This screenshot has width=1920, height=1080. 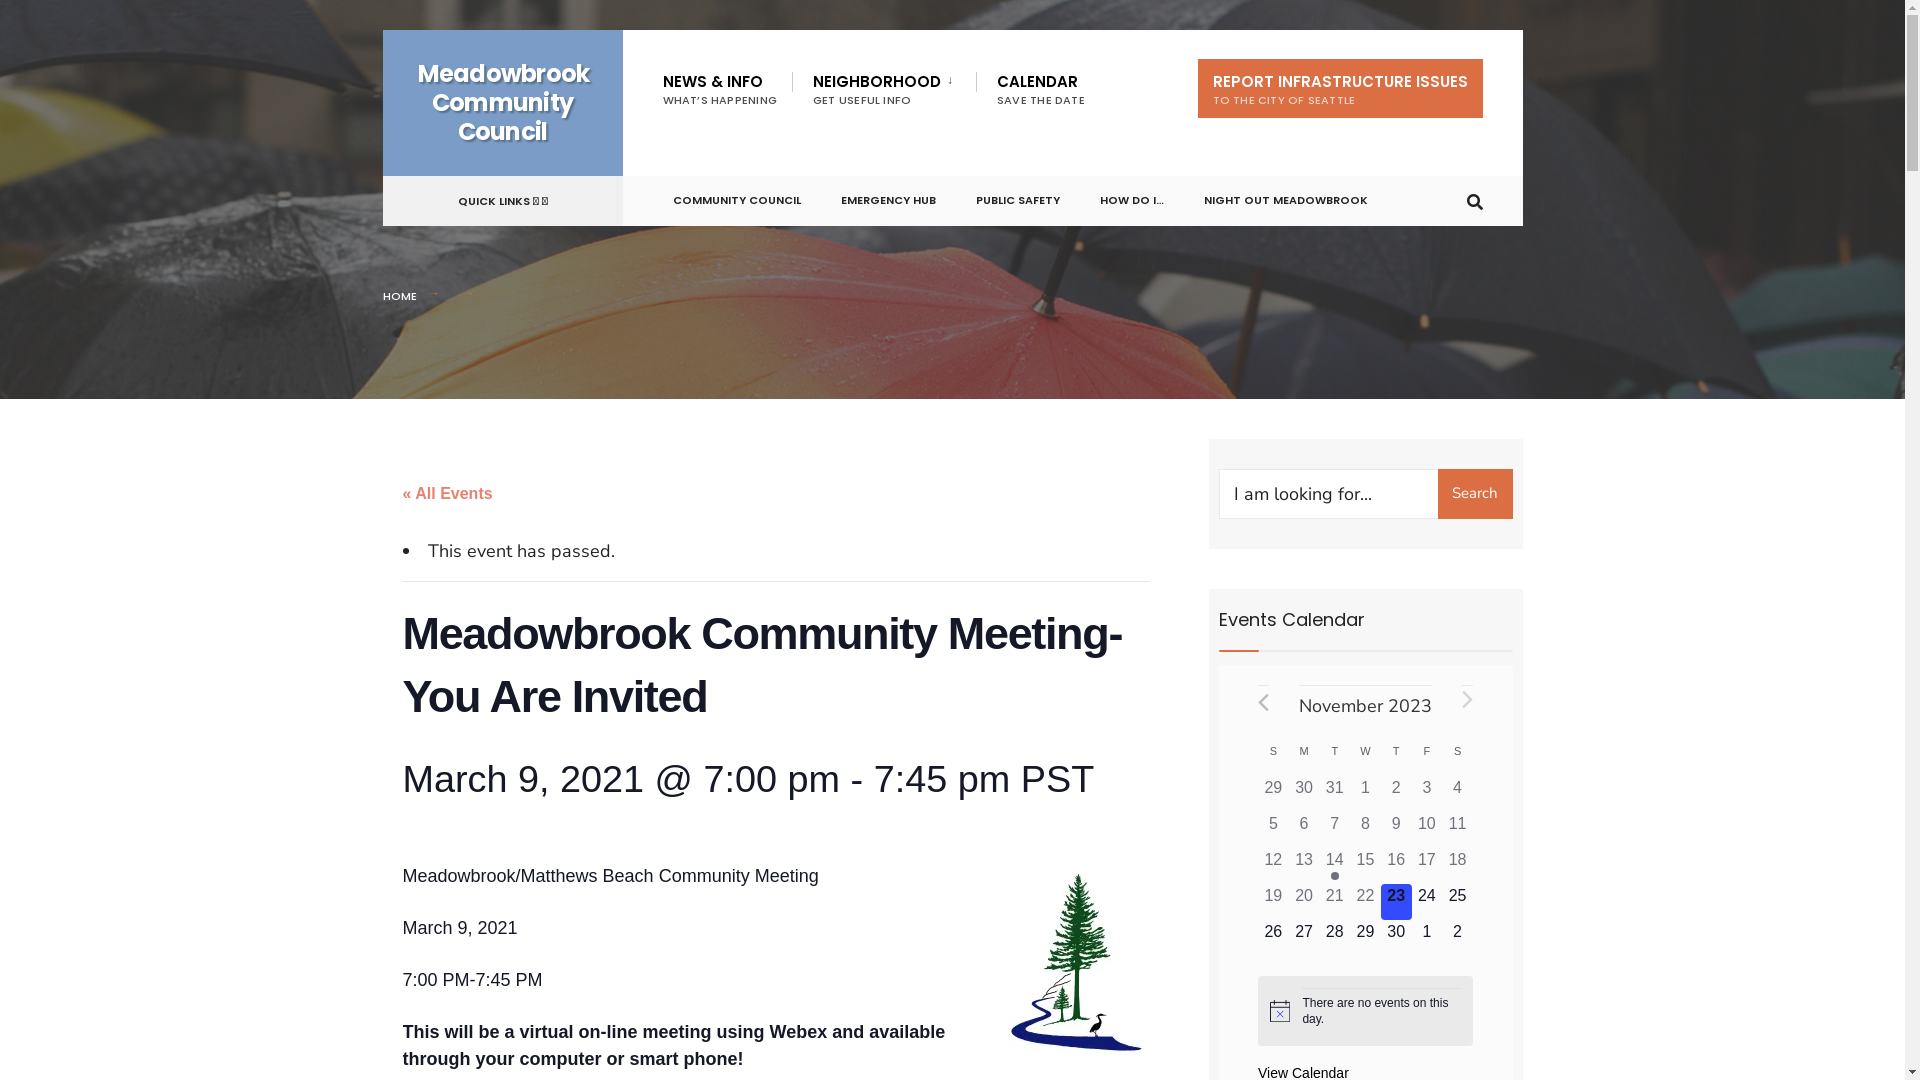 What do you see at coordinates (1304, 937) in the screenshot?
I see `'0 events,` at bounding box center [1304, 937].